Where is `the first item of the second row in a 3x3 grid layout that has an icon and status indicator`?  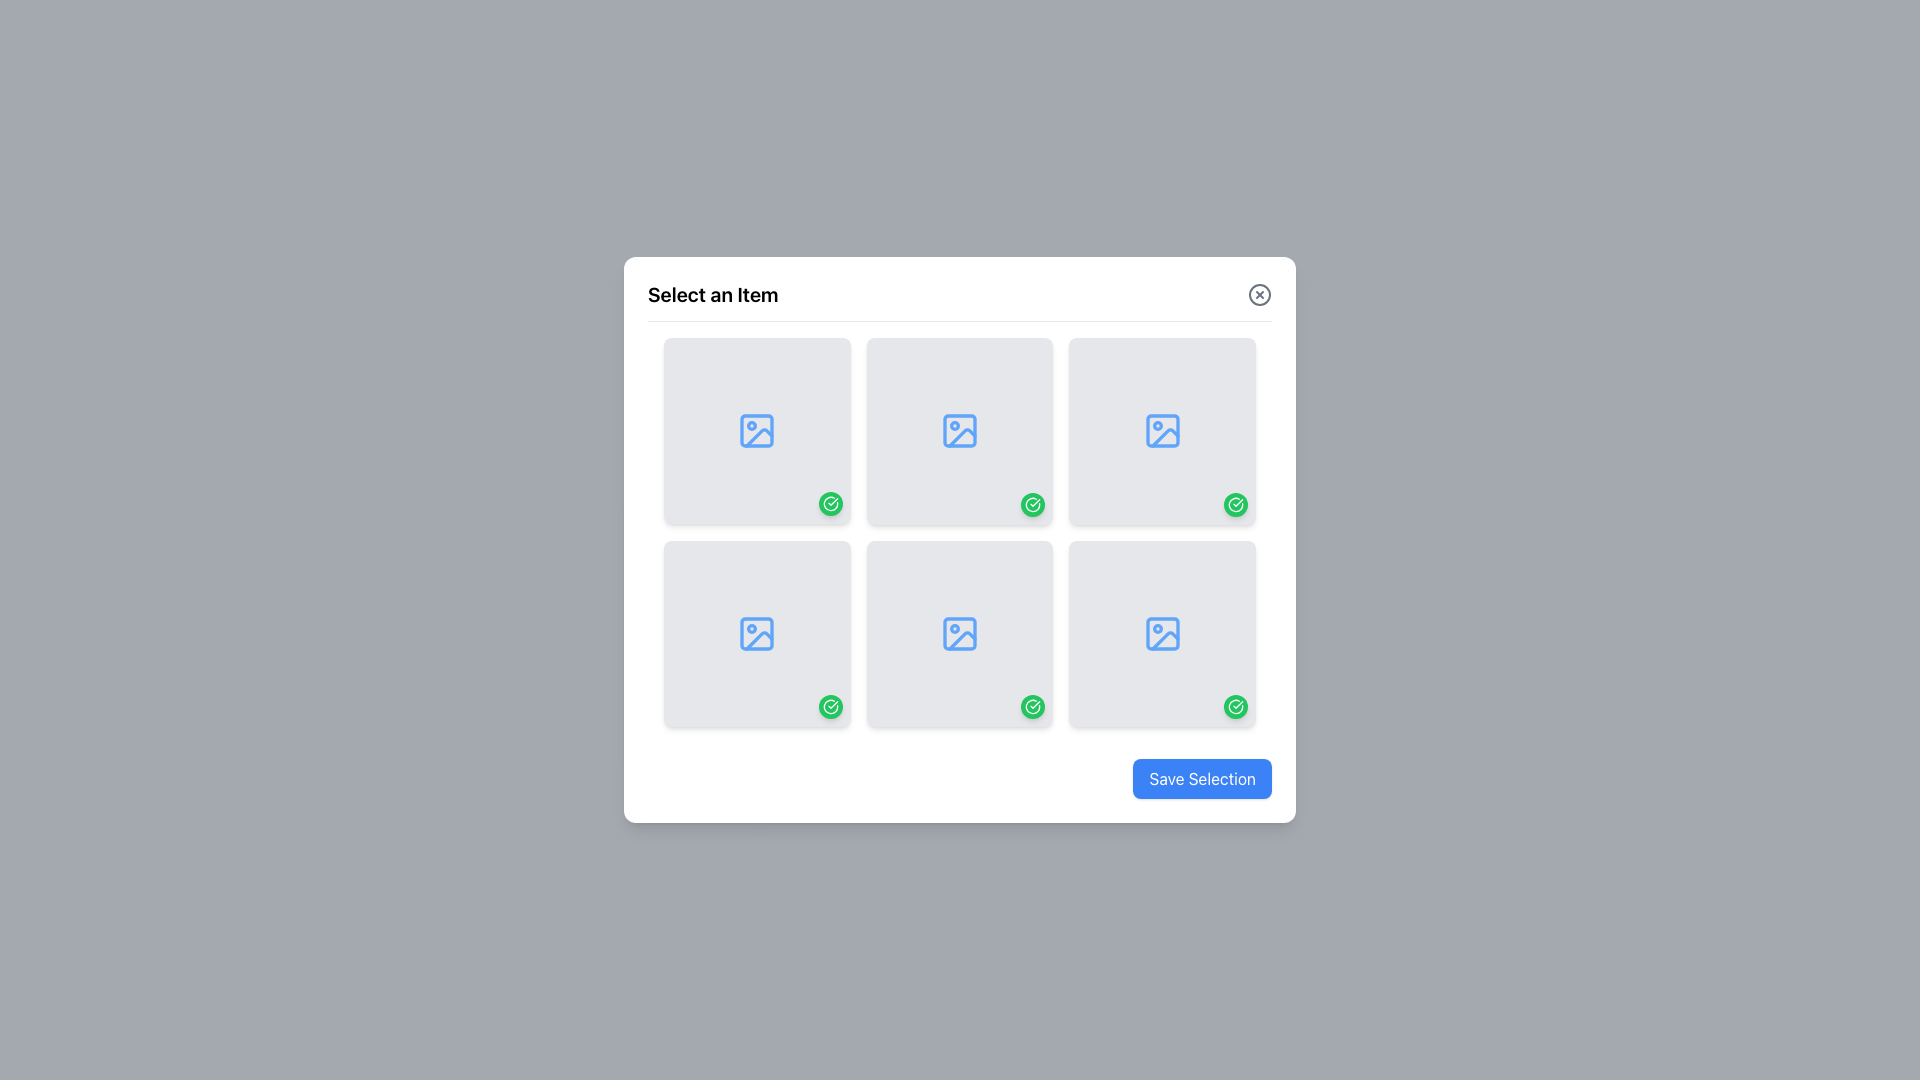
the first item of the second row in a 3x3 grid layout that has an icon and status indicator is located at coordinates (756, 632).